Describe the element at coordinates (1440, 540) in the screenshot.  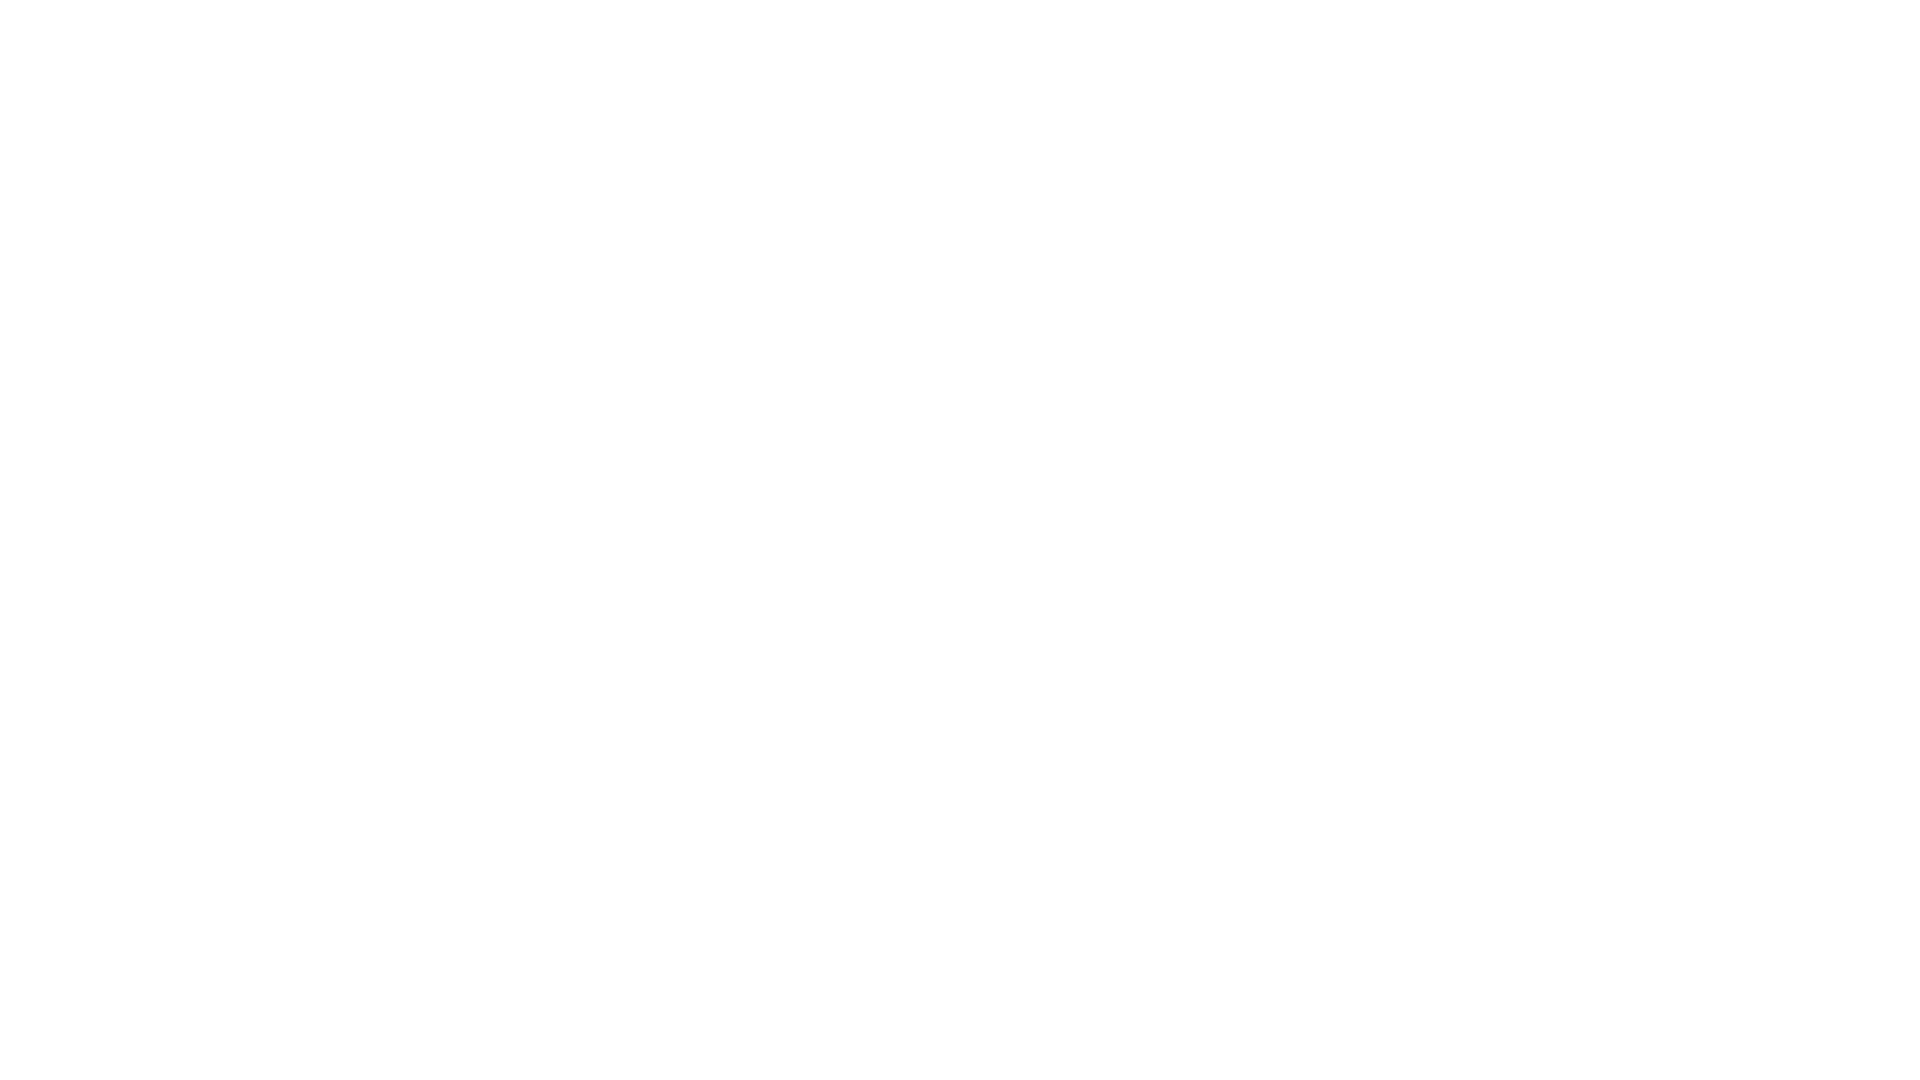
I see `Search` at that location.